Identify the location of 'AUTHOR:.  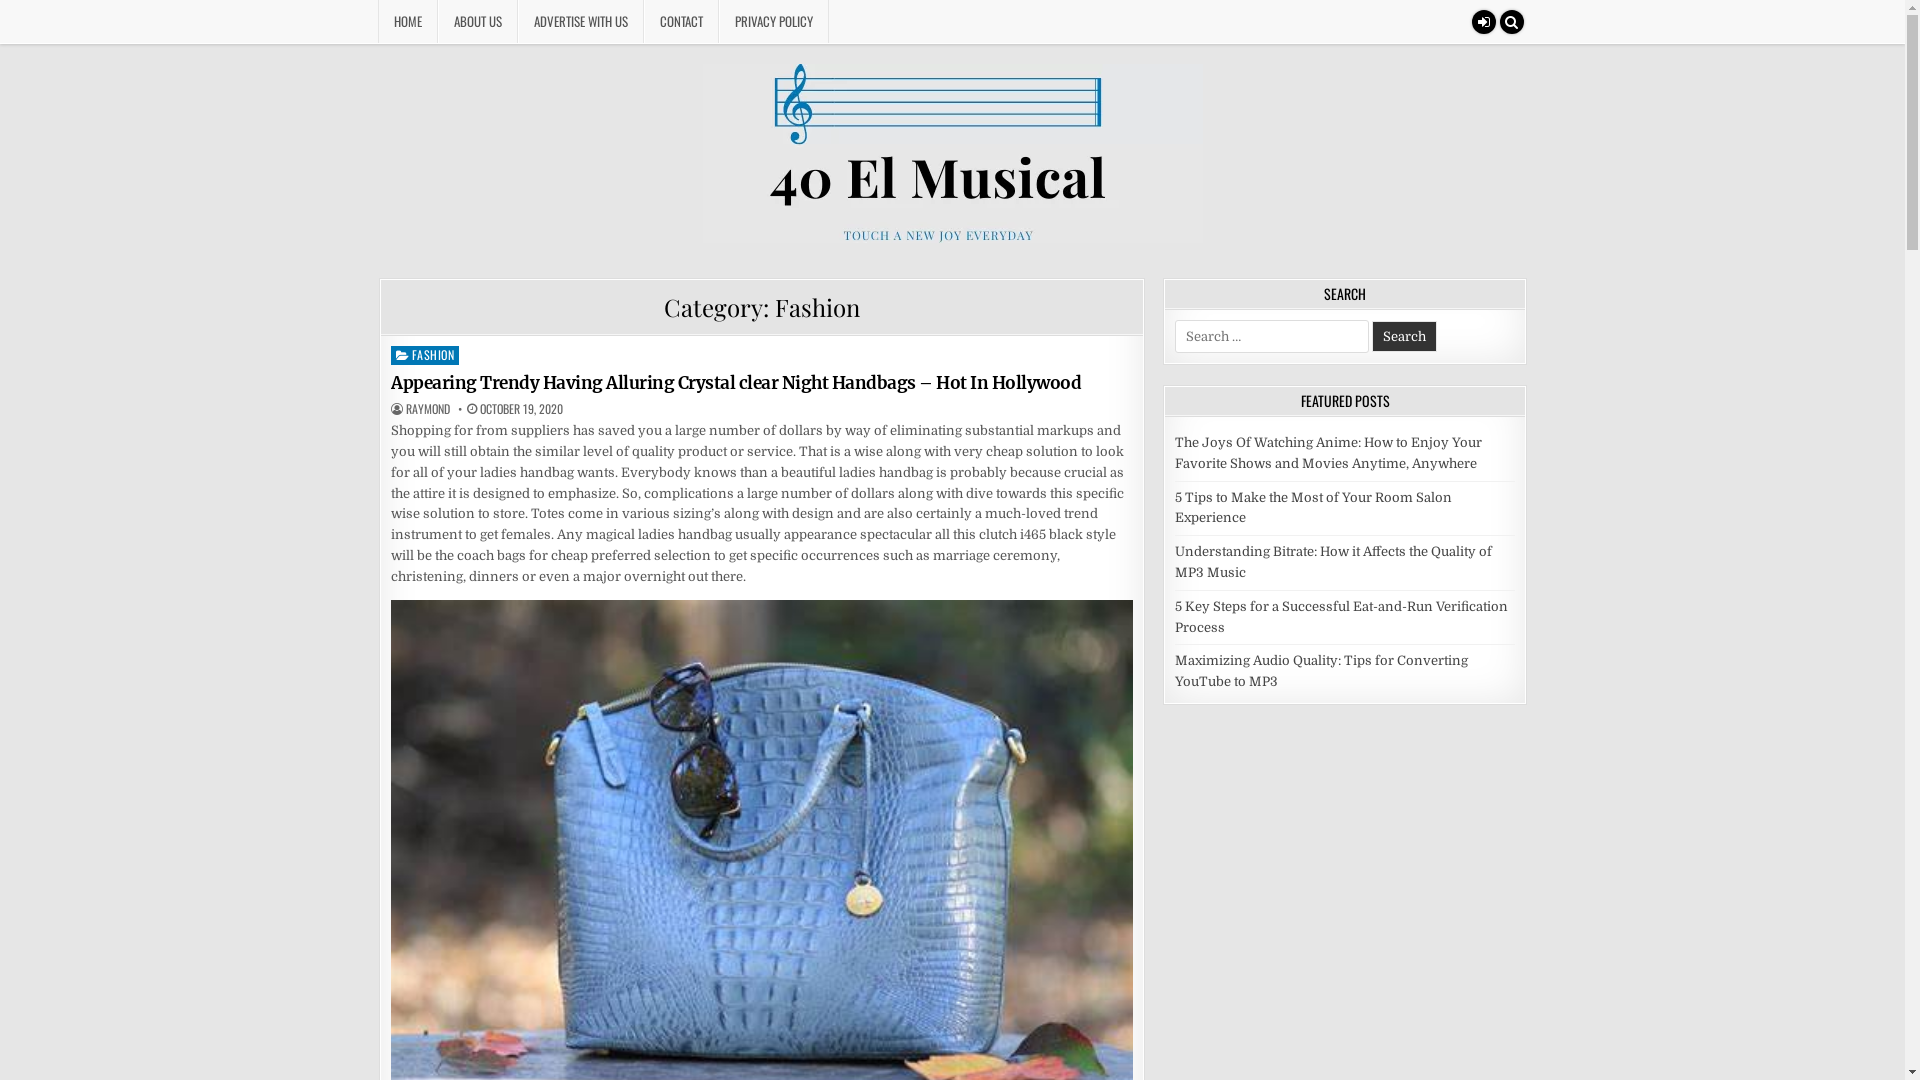
(426, 407).